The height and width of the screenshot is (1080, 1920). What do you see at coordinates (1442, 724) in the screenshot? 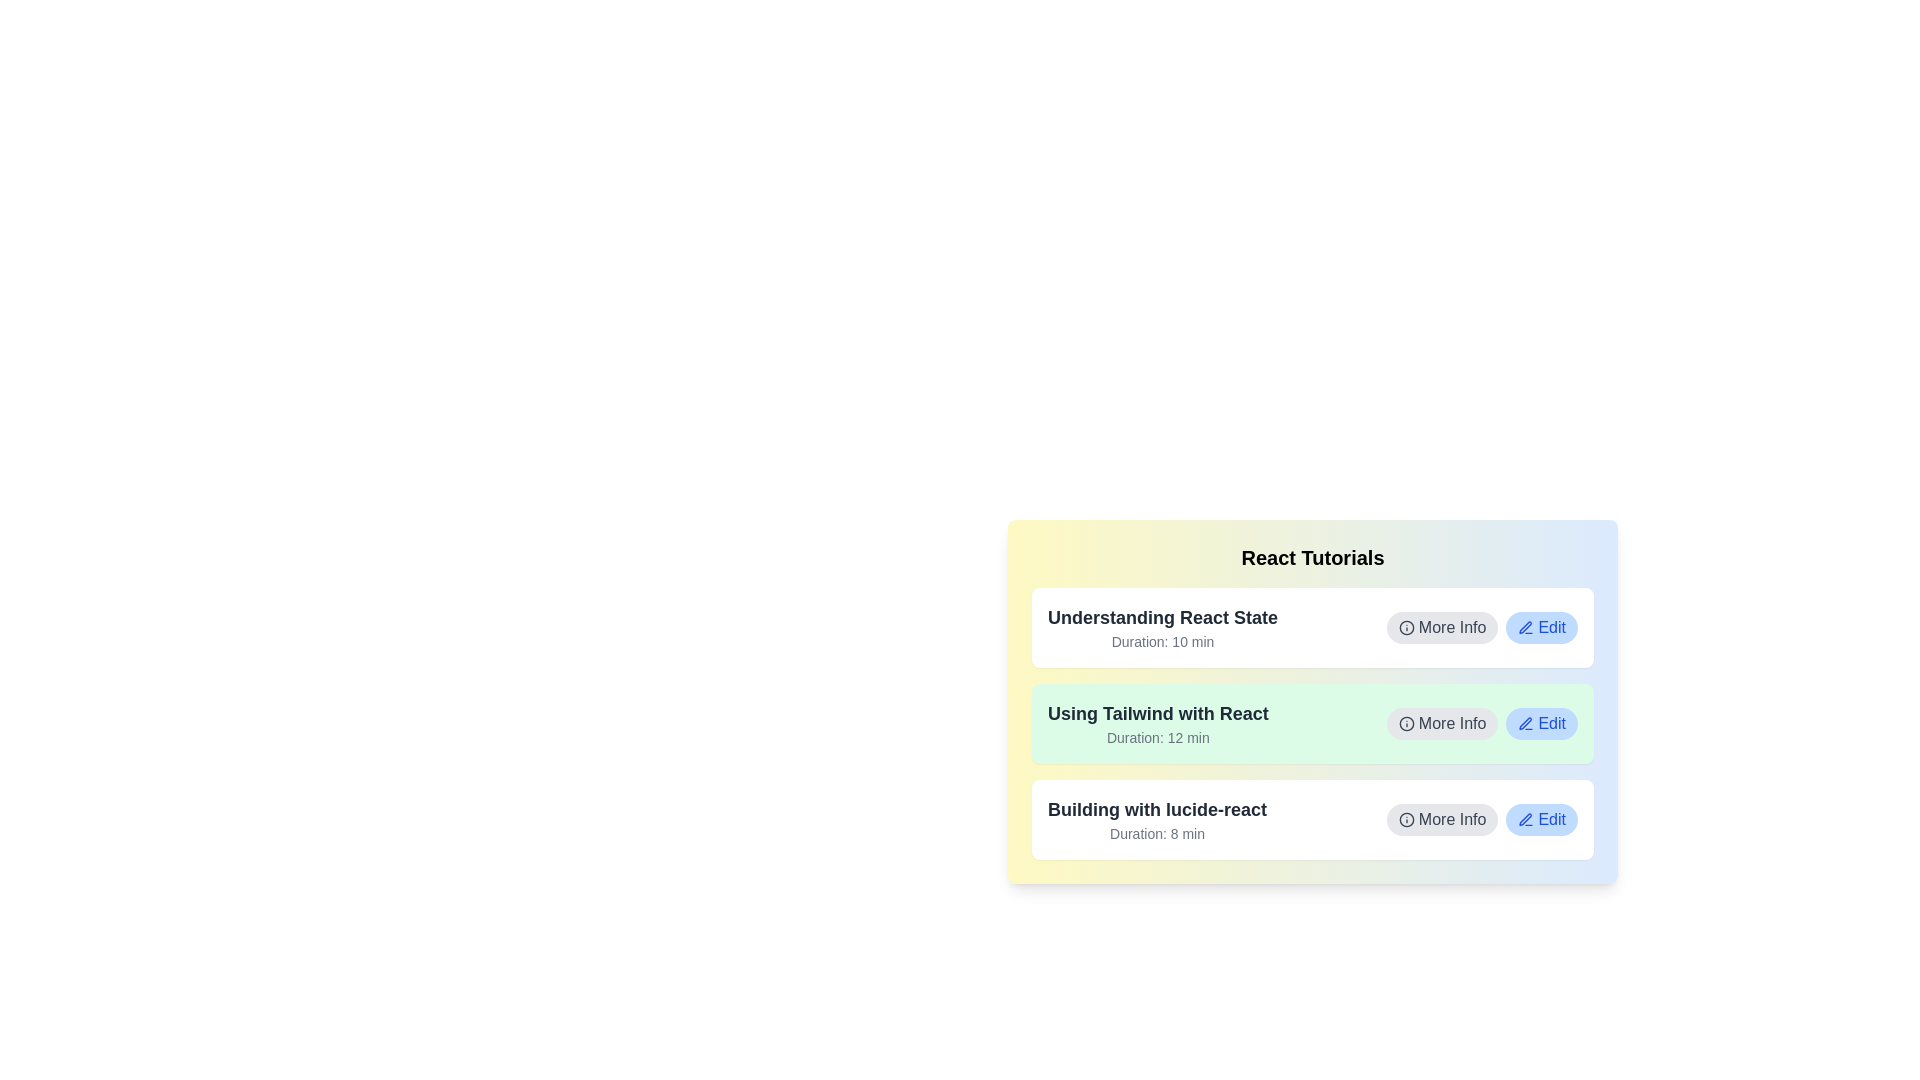
I see `'More Info' button for the tutorial titled 'Using Tailwind with React'` at bounding box center [1442, 724].